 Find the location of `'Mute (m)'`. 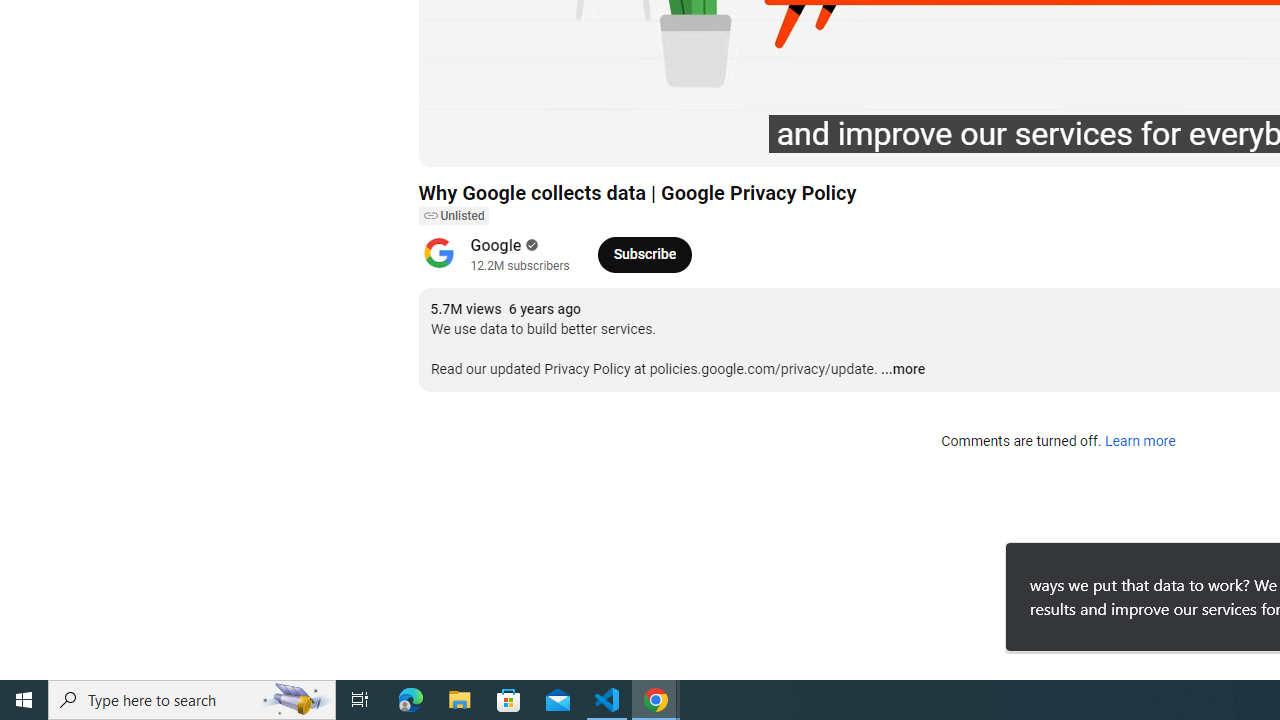

'Mute (m)' is located at coordinates (548, 141).